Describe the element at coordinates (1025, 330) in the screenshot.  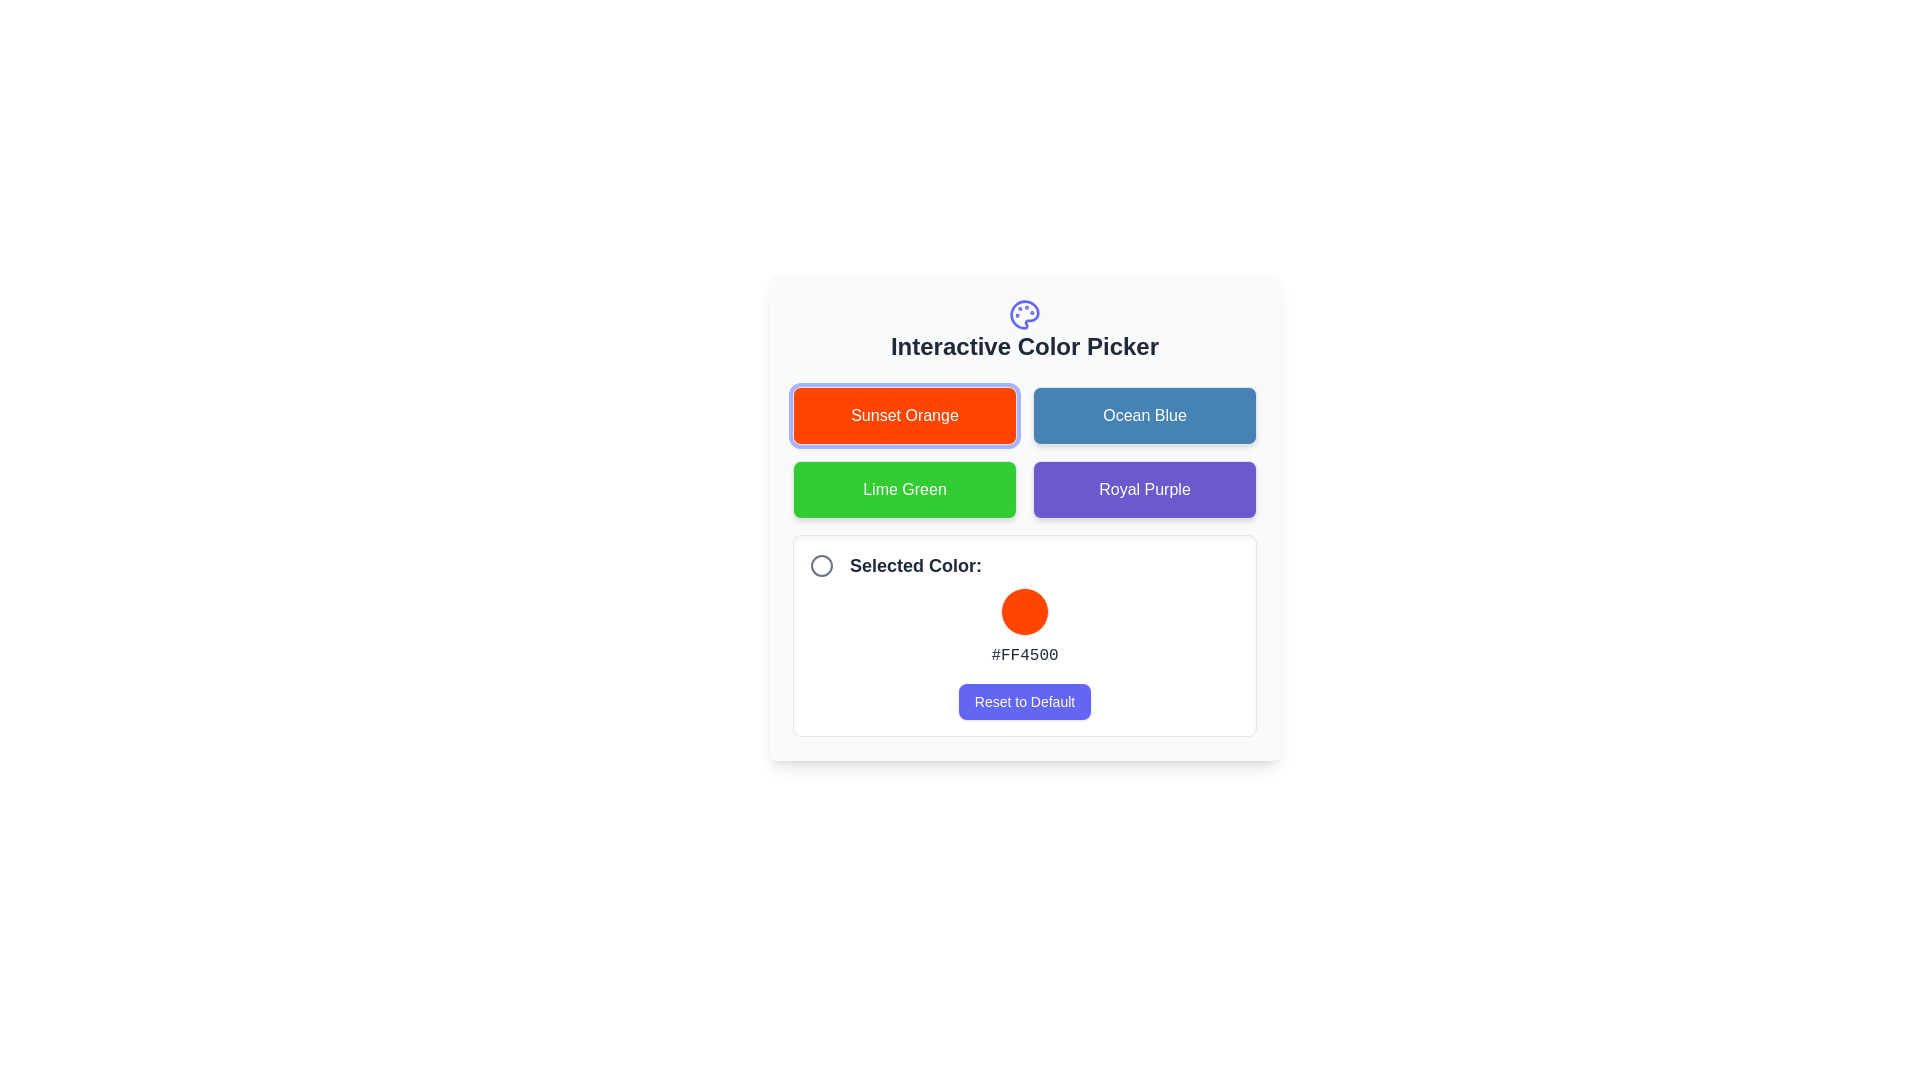
I see `the header section titled 'Interactive Color Picker', which is styled with a bold, large font size and centered alignment, located at the top of the interface` at that location.